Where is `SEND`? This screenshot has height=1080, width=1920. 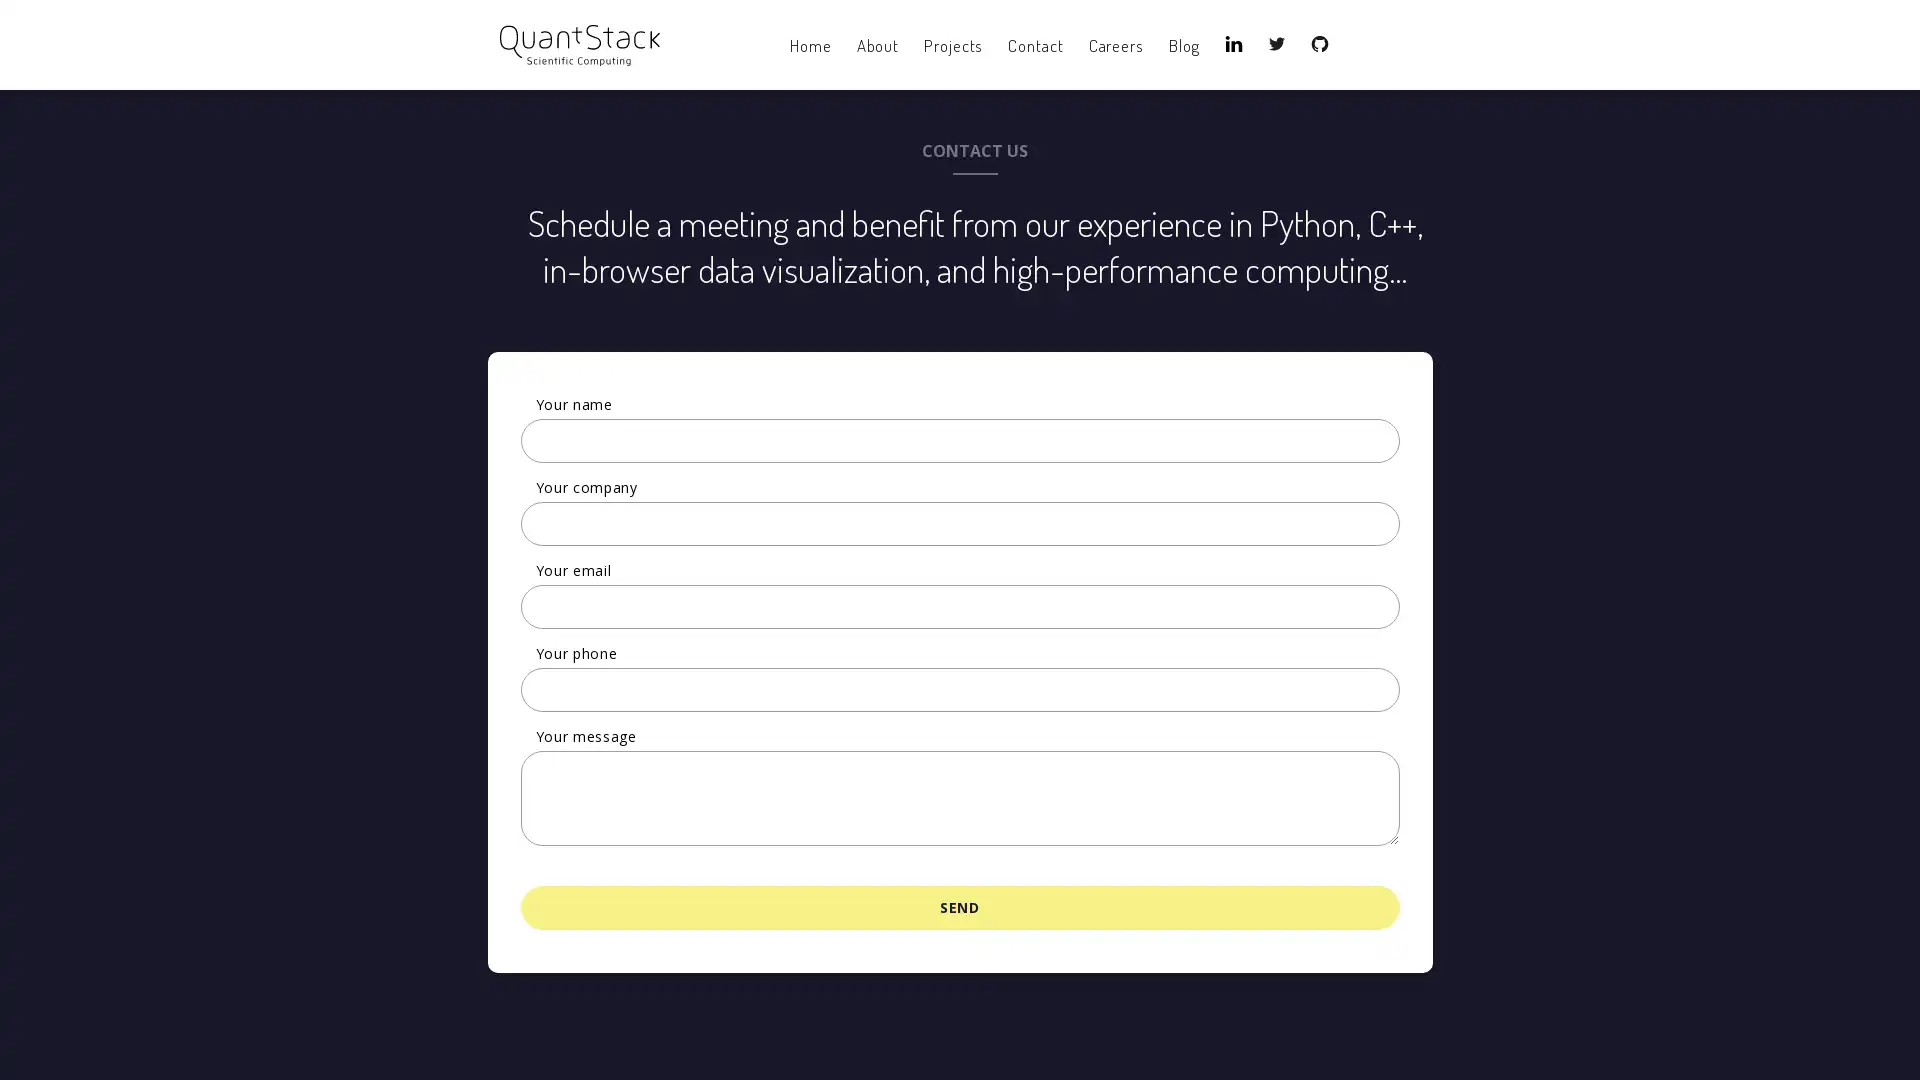
SEND is located at coordinates (958, 906).